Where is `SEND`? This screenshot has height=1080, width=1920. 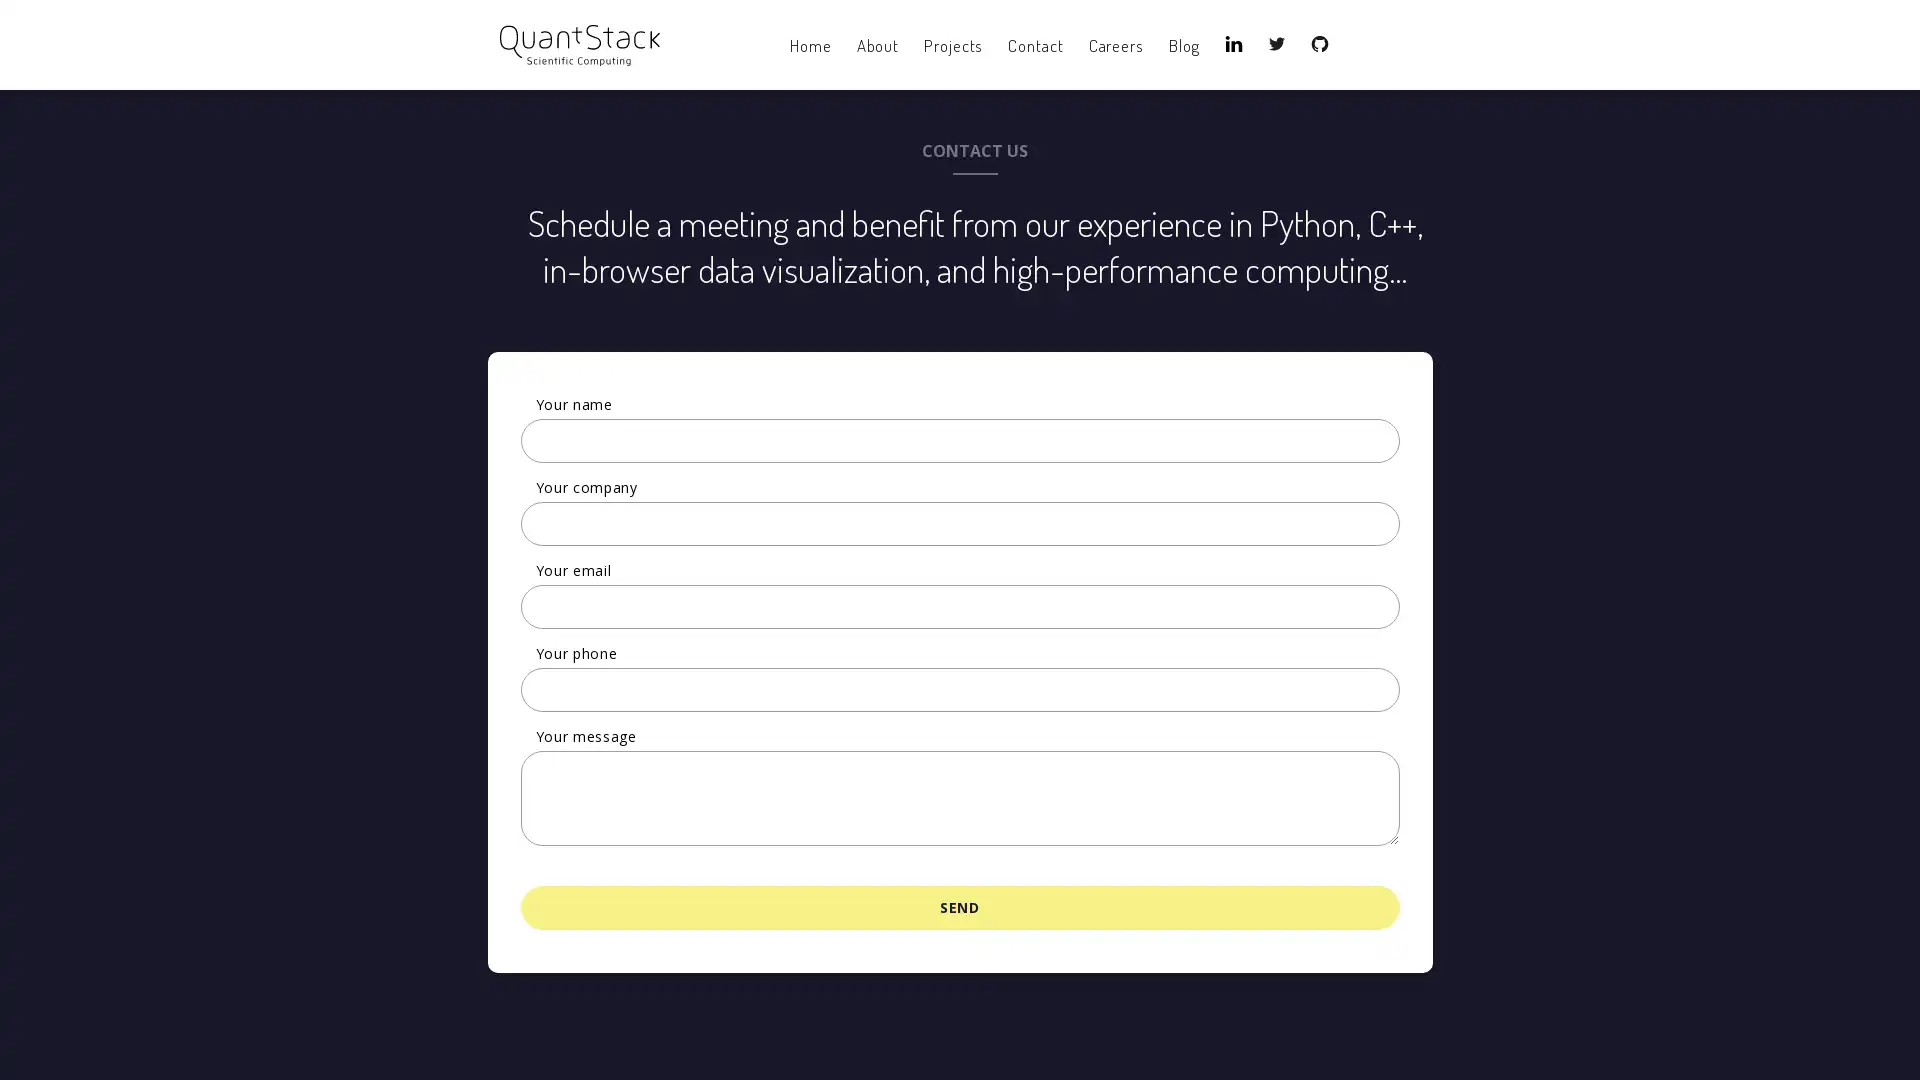
SEND is located at coordinates (958, 906).